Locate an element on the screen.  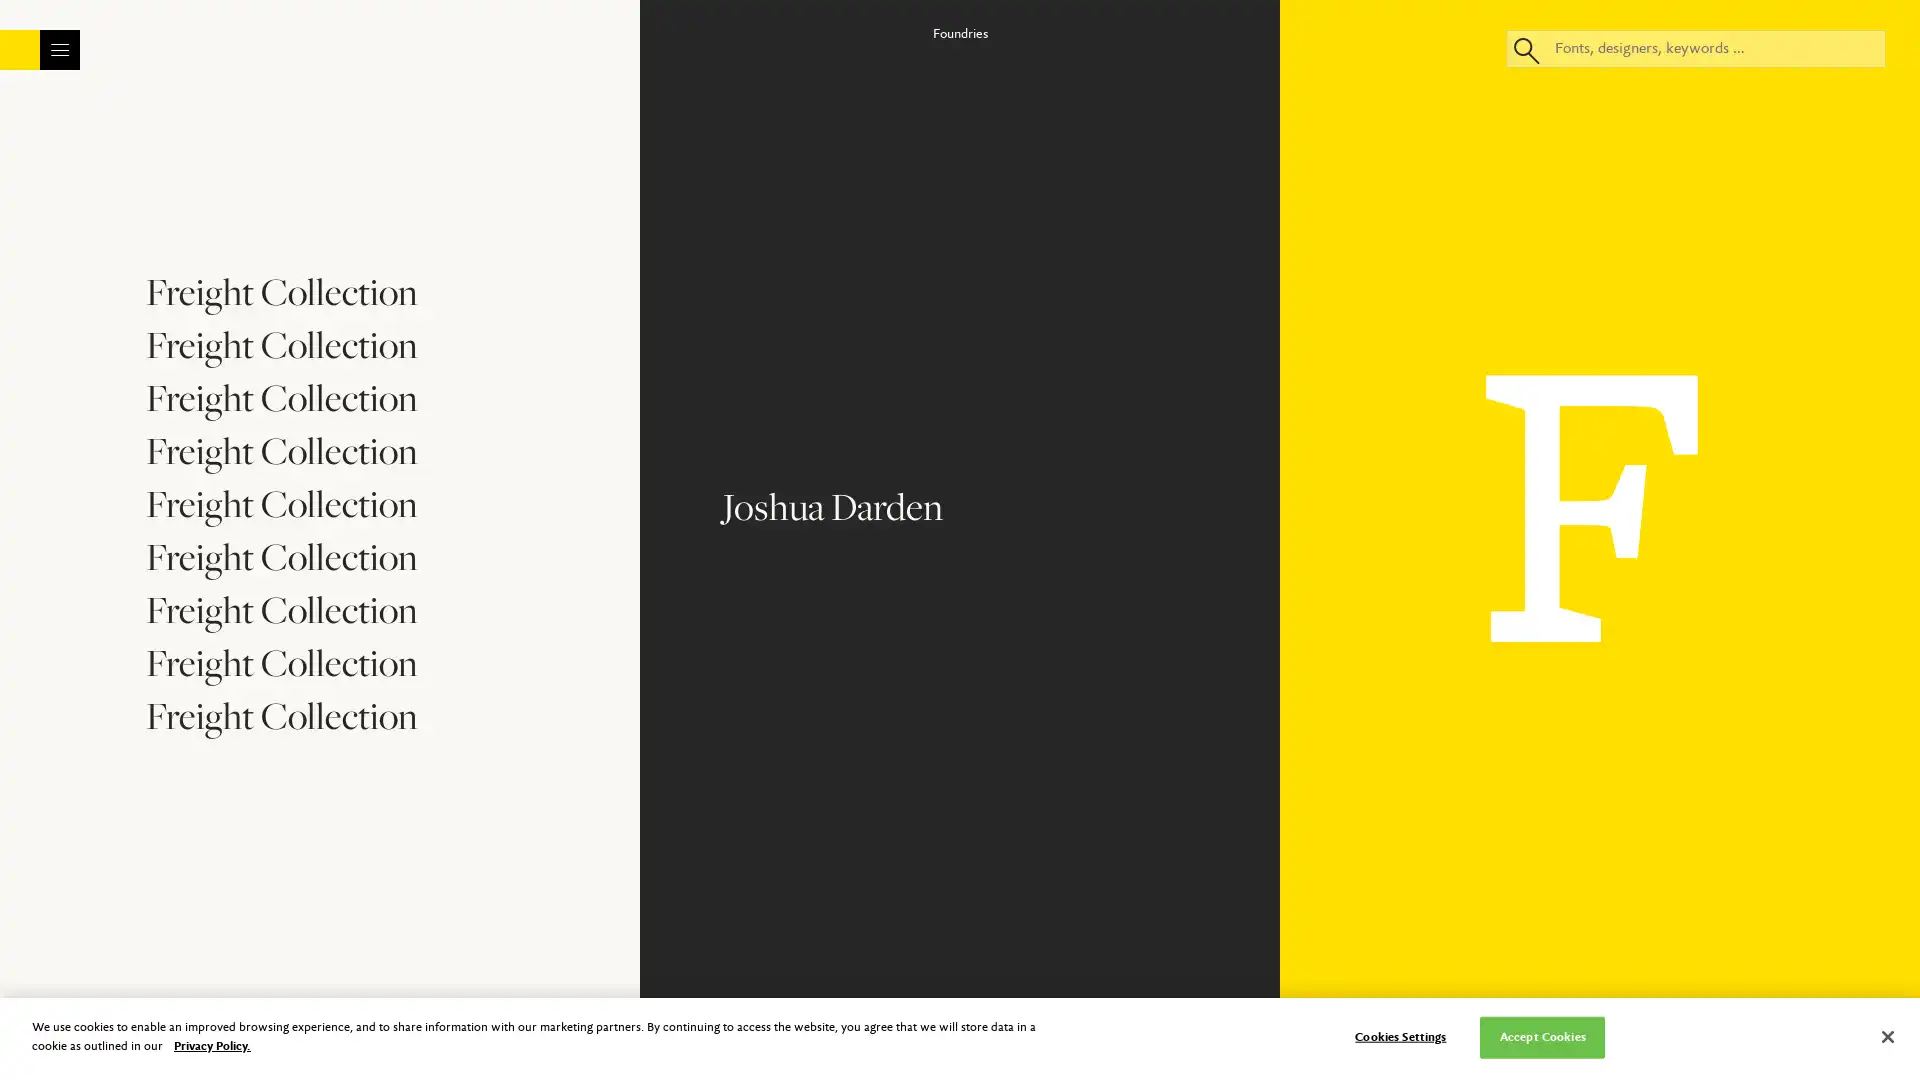
Subscribe is located at coordinates (958, 540).